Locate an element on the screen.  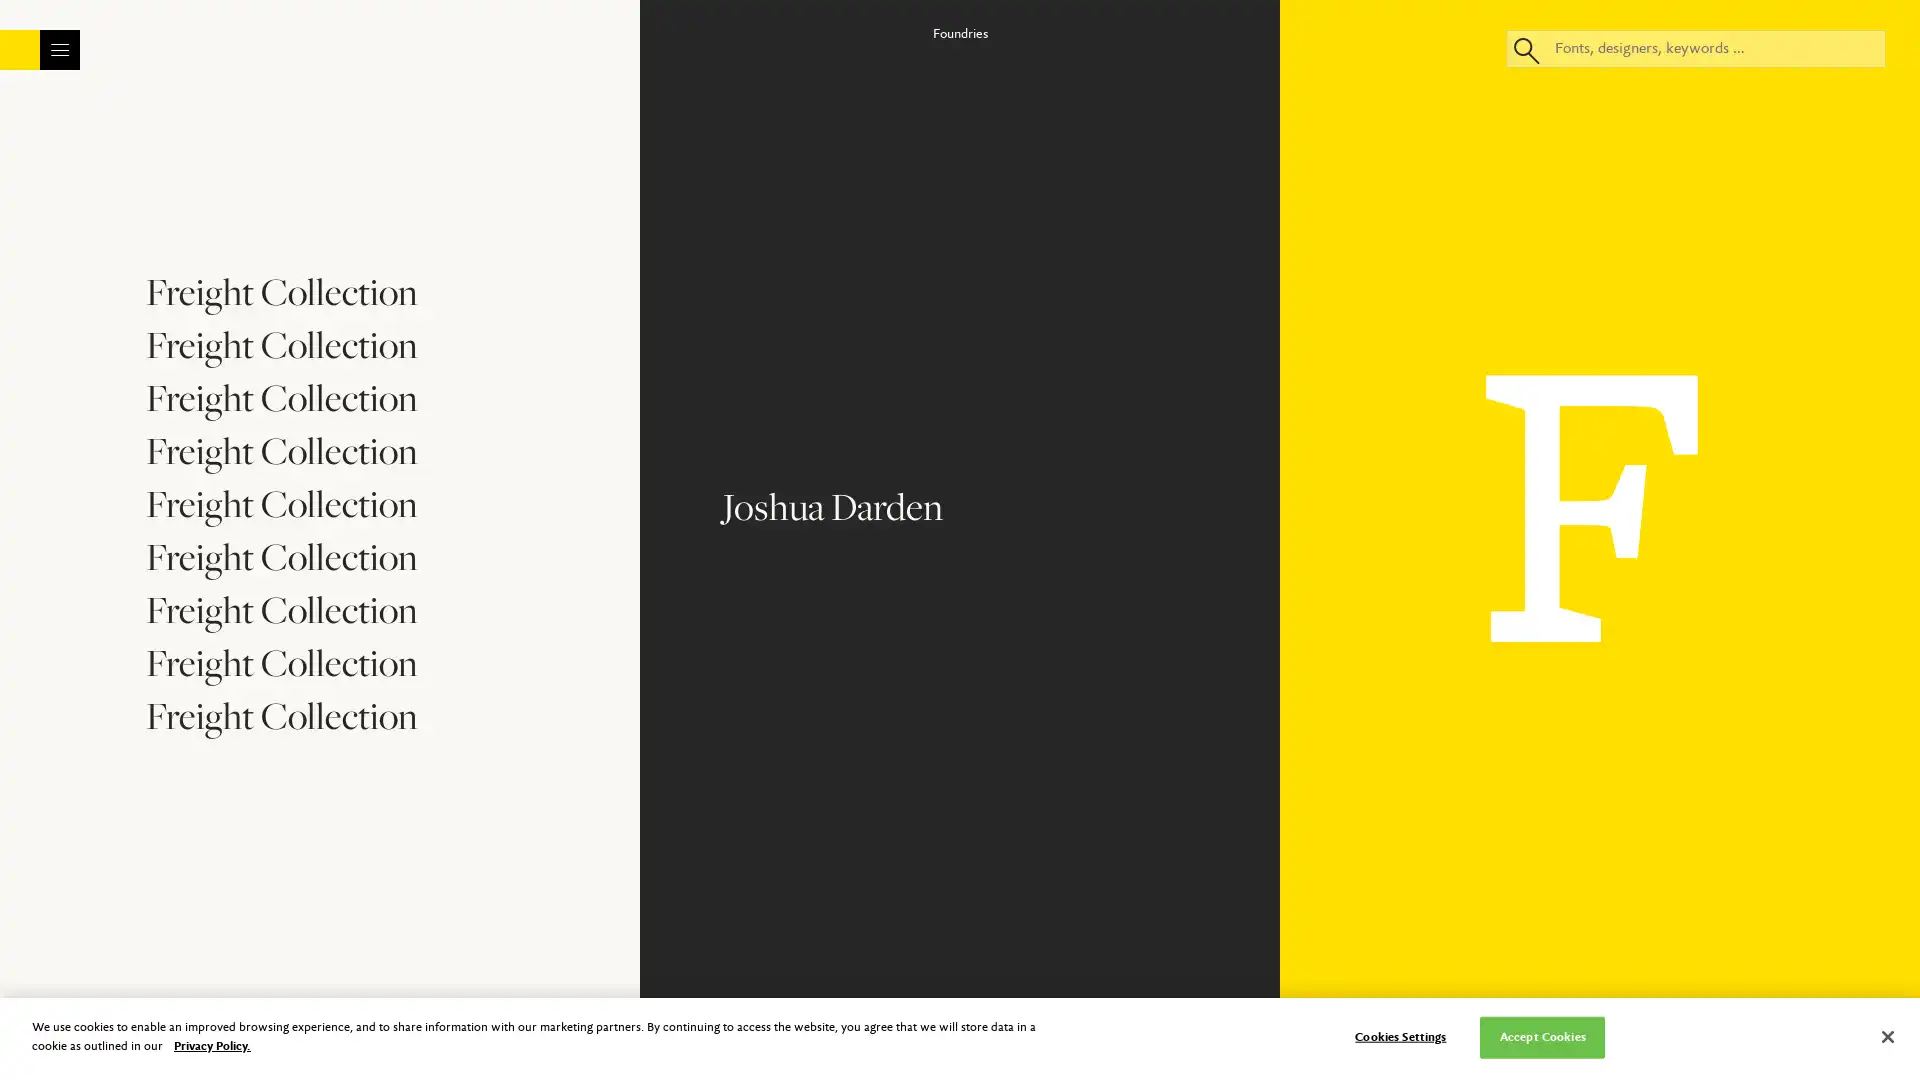
Subscribe is located at coordinates (958, 540).